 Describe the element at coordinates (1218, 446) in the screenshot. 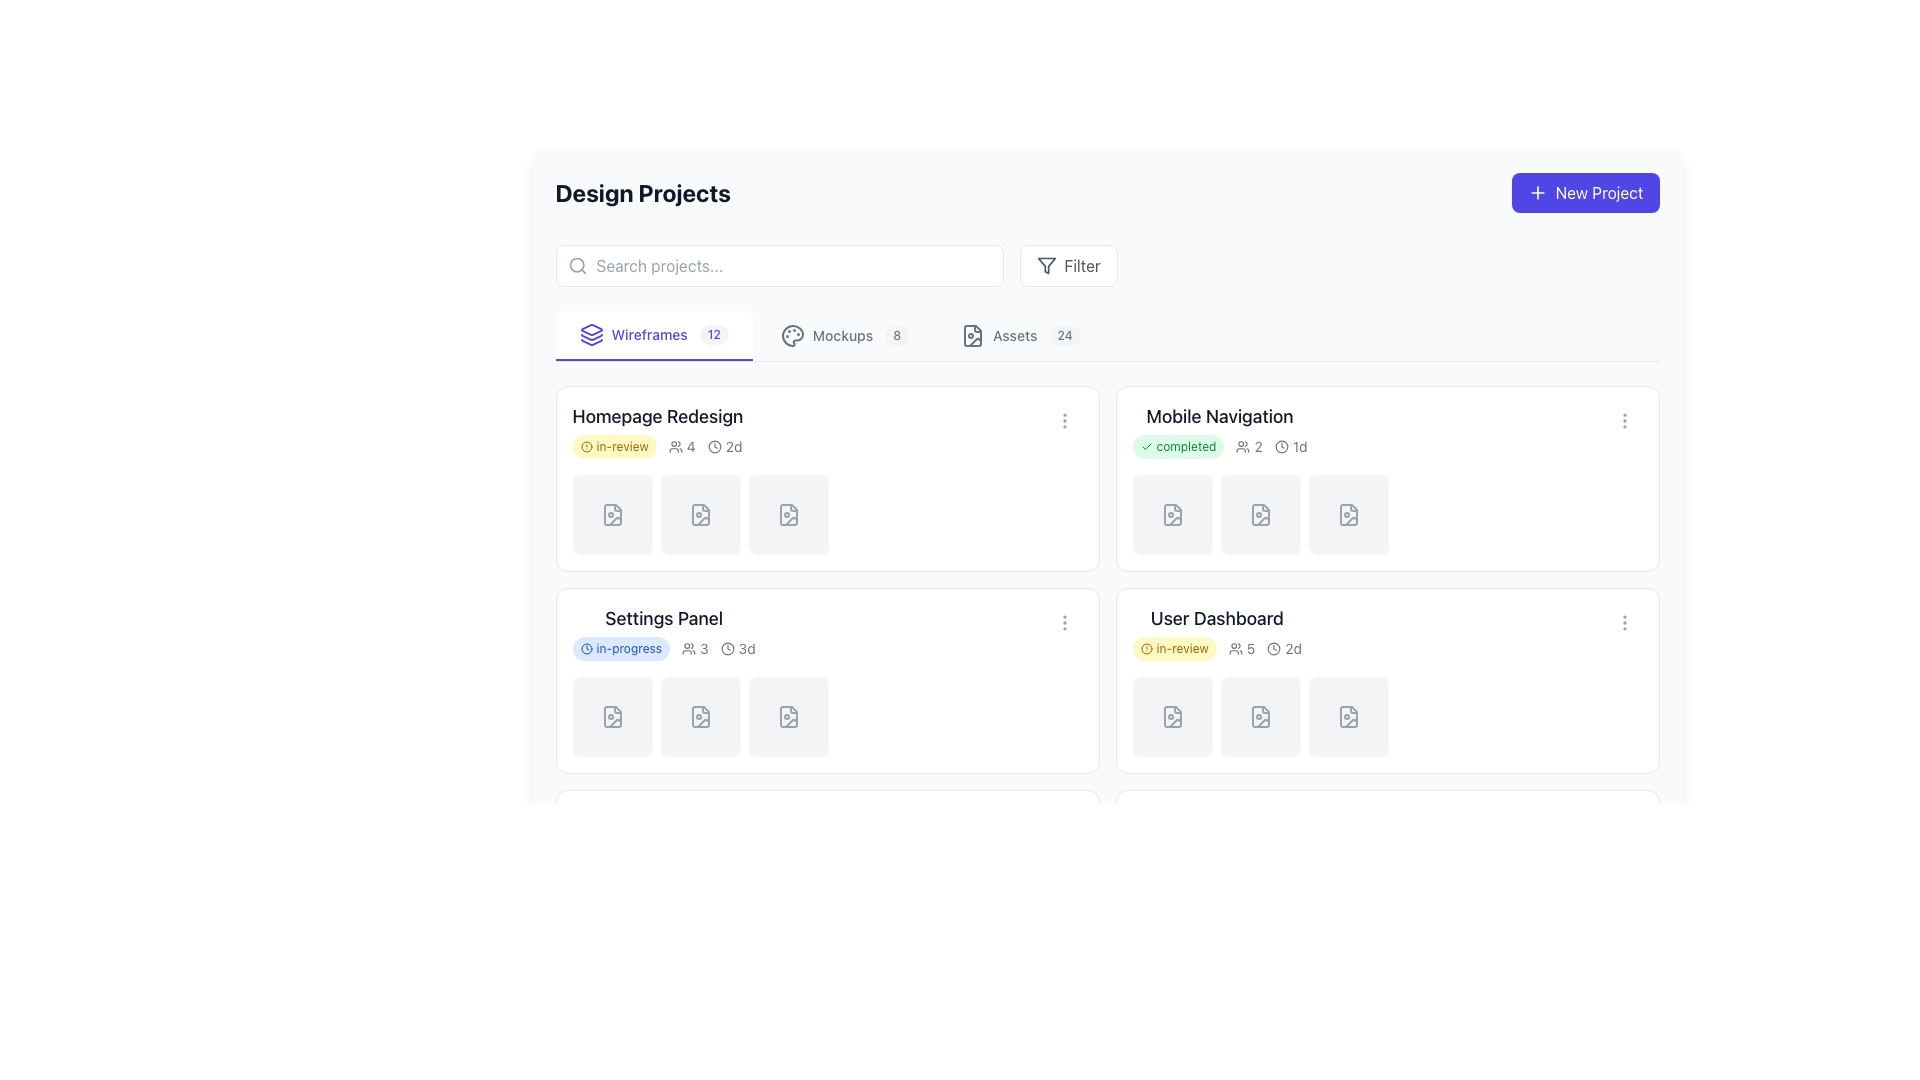

I see `the informational status display in the 'Mobile Navigation' section of the 'Design Projects' interface, which indicates project status, number of collaborators, and time duration` at that location.